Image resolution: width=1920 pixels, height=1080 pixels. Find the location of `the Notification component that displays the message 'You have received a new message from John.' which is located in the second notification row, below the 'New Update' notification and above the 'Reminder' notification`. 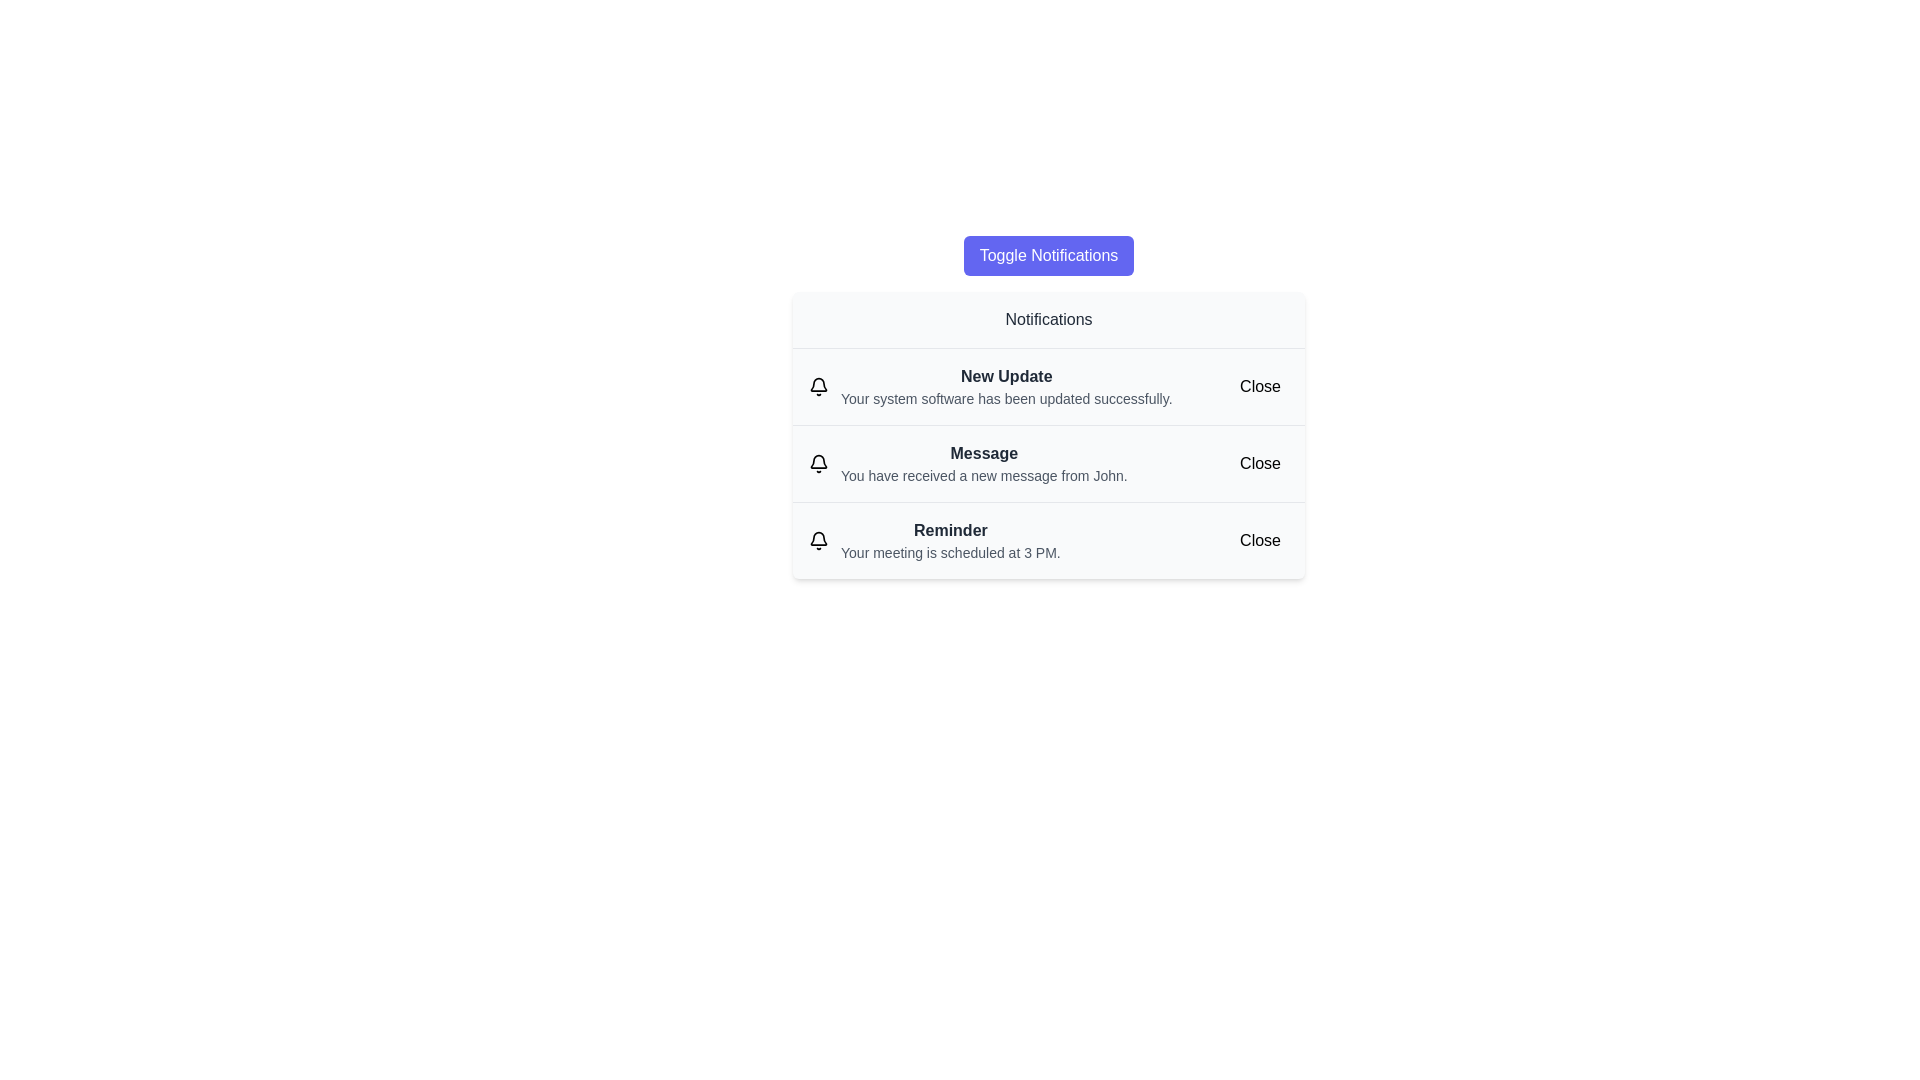

the Notification component that displays the message 'You have received a new message from John.' which is located in the second notification row, below the 'New Update' notification and above the 'Reminder' notification is located at coordinates (984, 463).